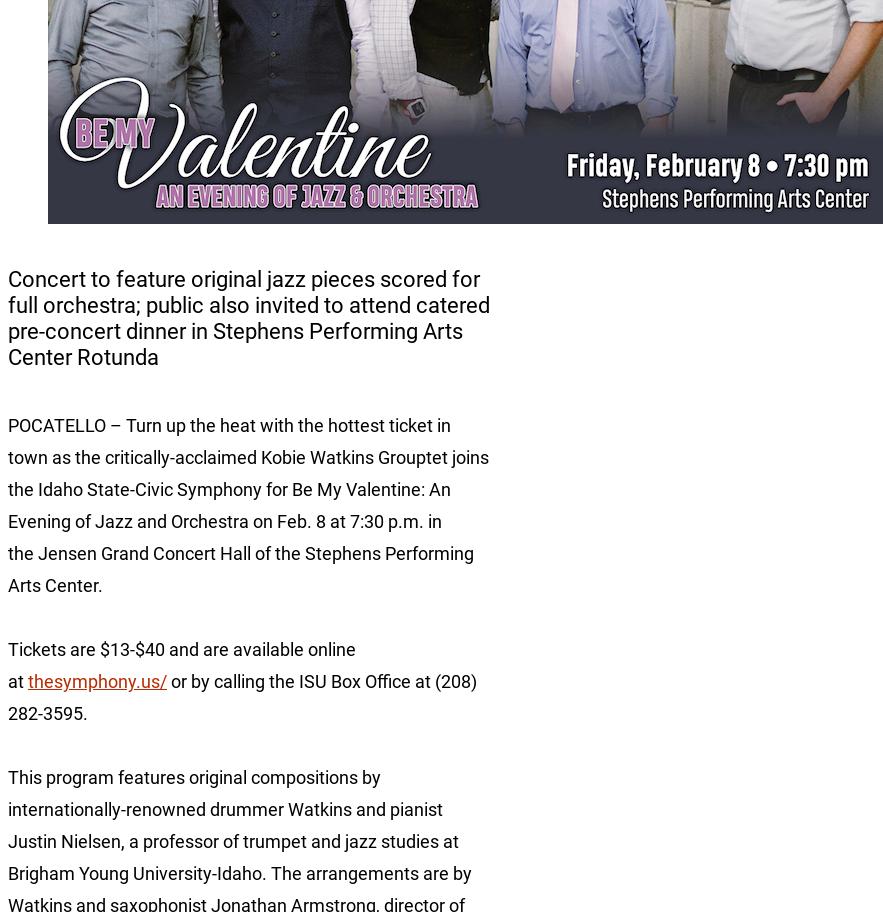 The height and width of the screenshot is (912, 883). Describe the element at coordinates (68, 244) in the screenshot. I see `'Academic Affairs'` at that location.